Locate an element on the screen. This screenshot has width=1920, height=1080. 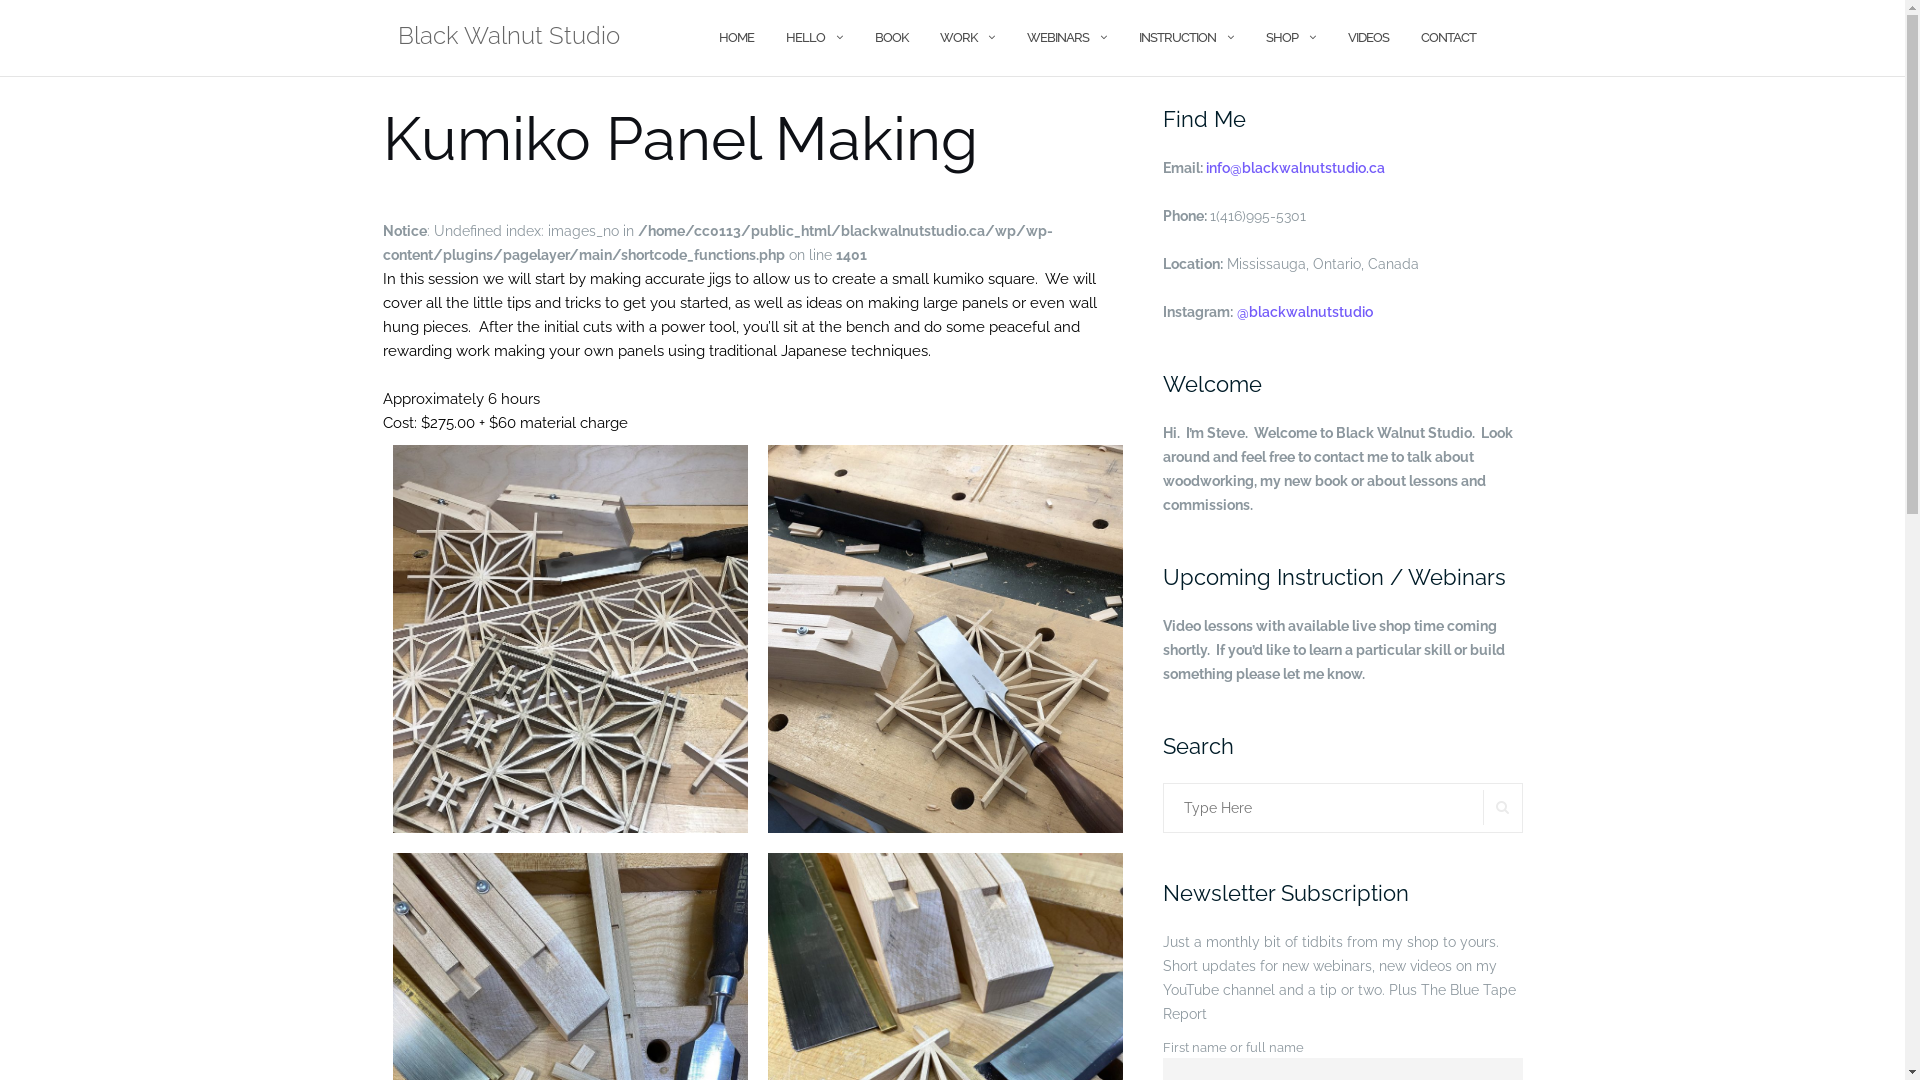
'Black Walnut Studio' is located at coordinates (508, 38).